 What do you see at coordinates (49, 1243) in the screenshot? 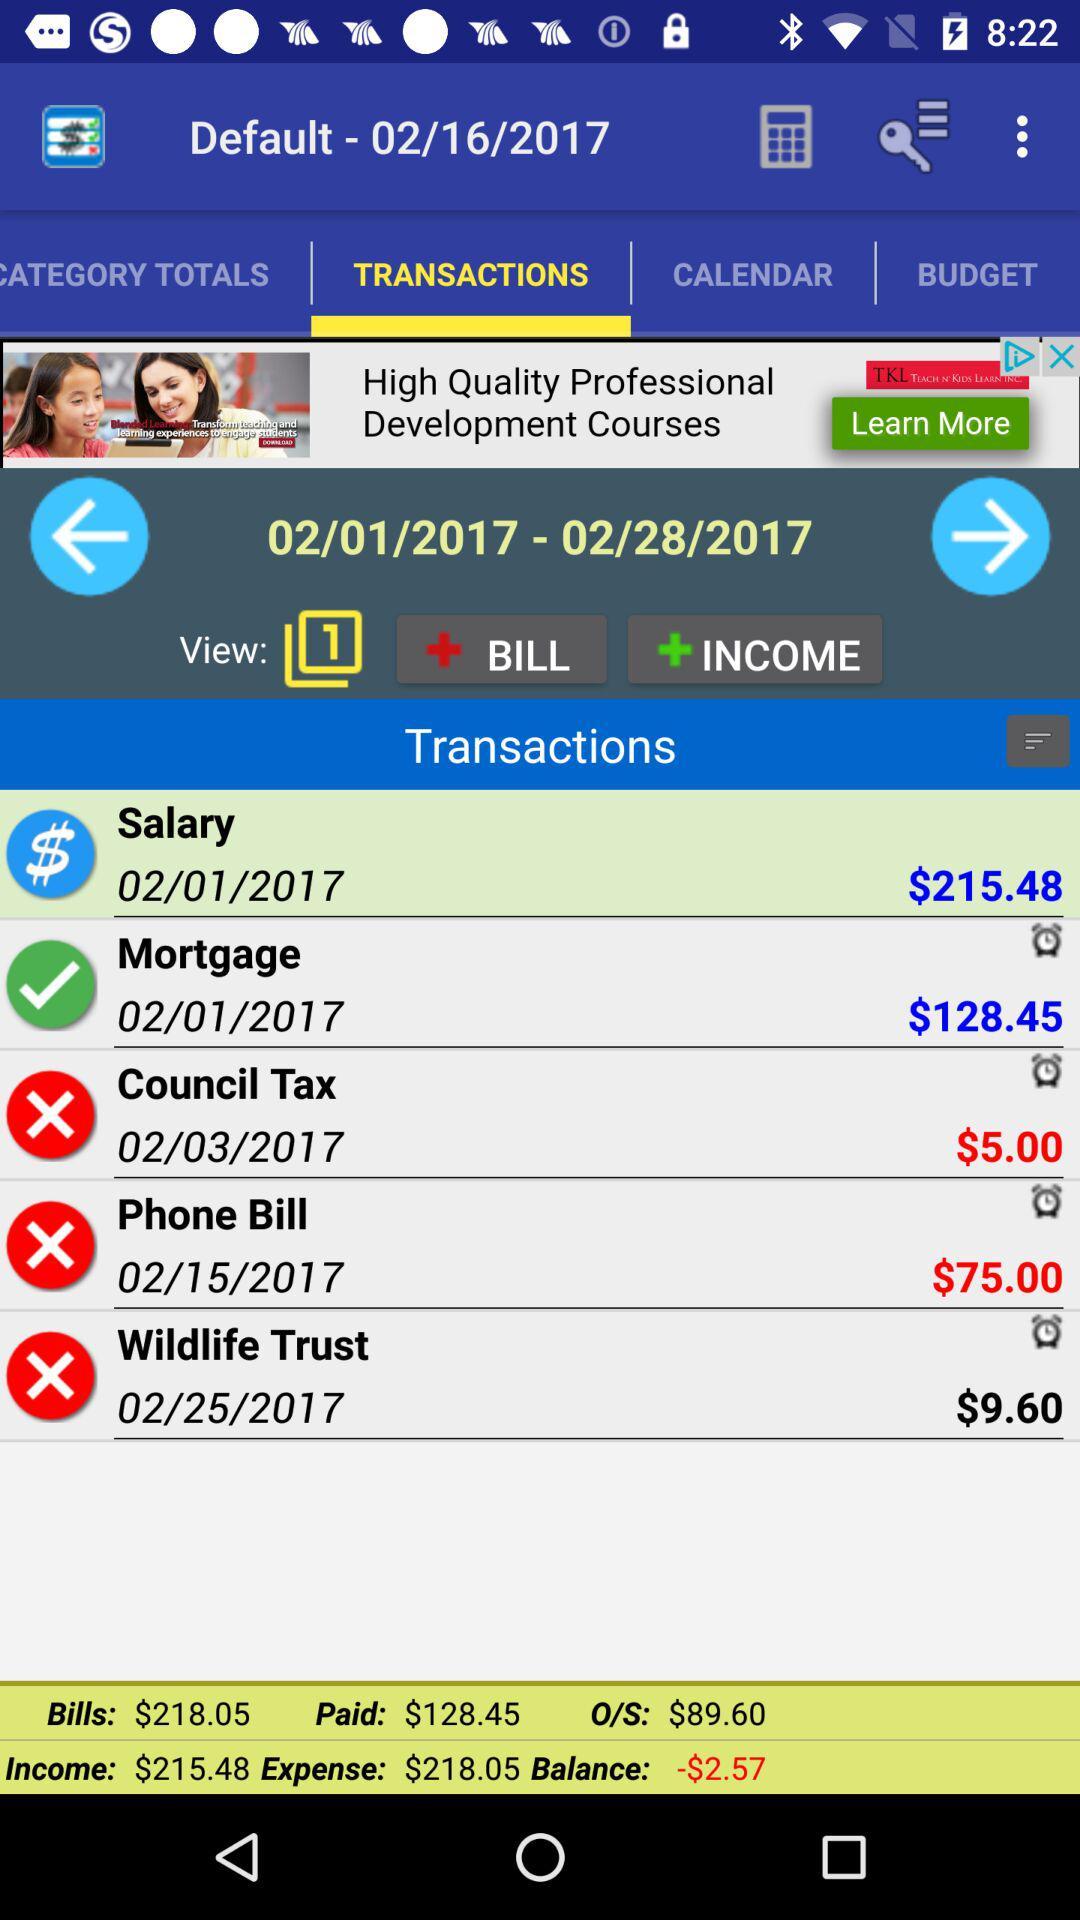
I see `delete transaction` at bounding box center [49, 1243].